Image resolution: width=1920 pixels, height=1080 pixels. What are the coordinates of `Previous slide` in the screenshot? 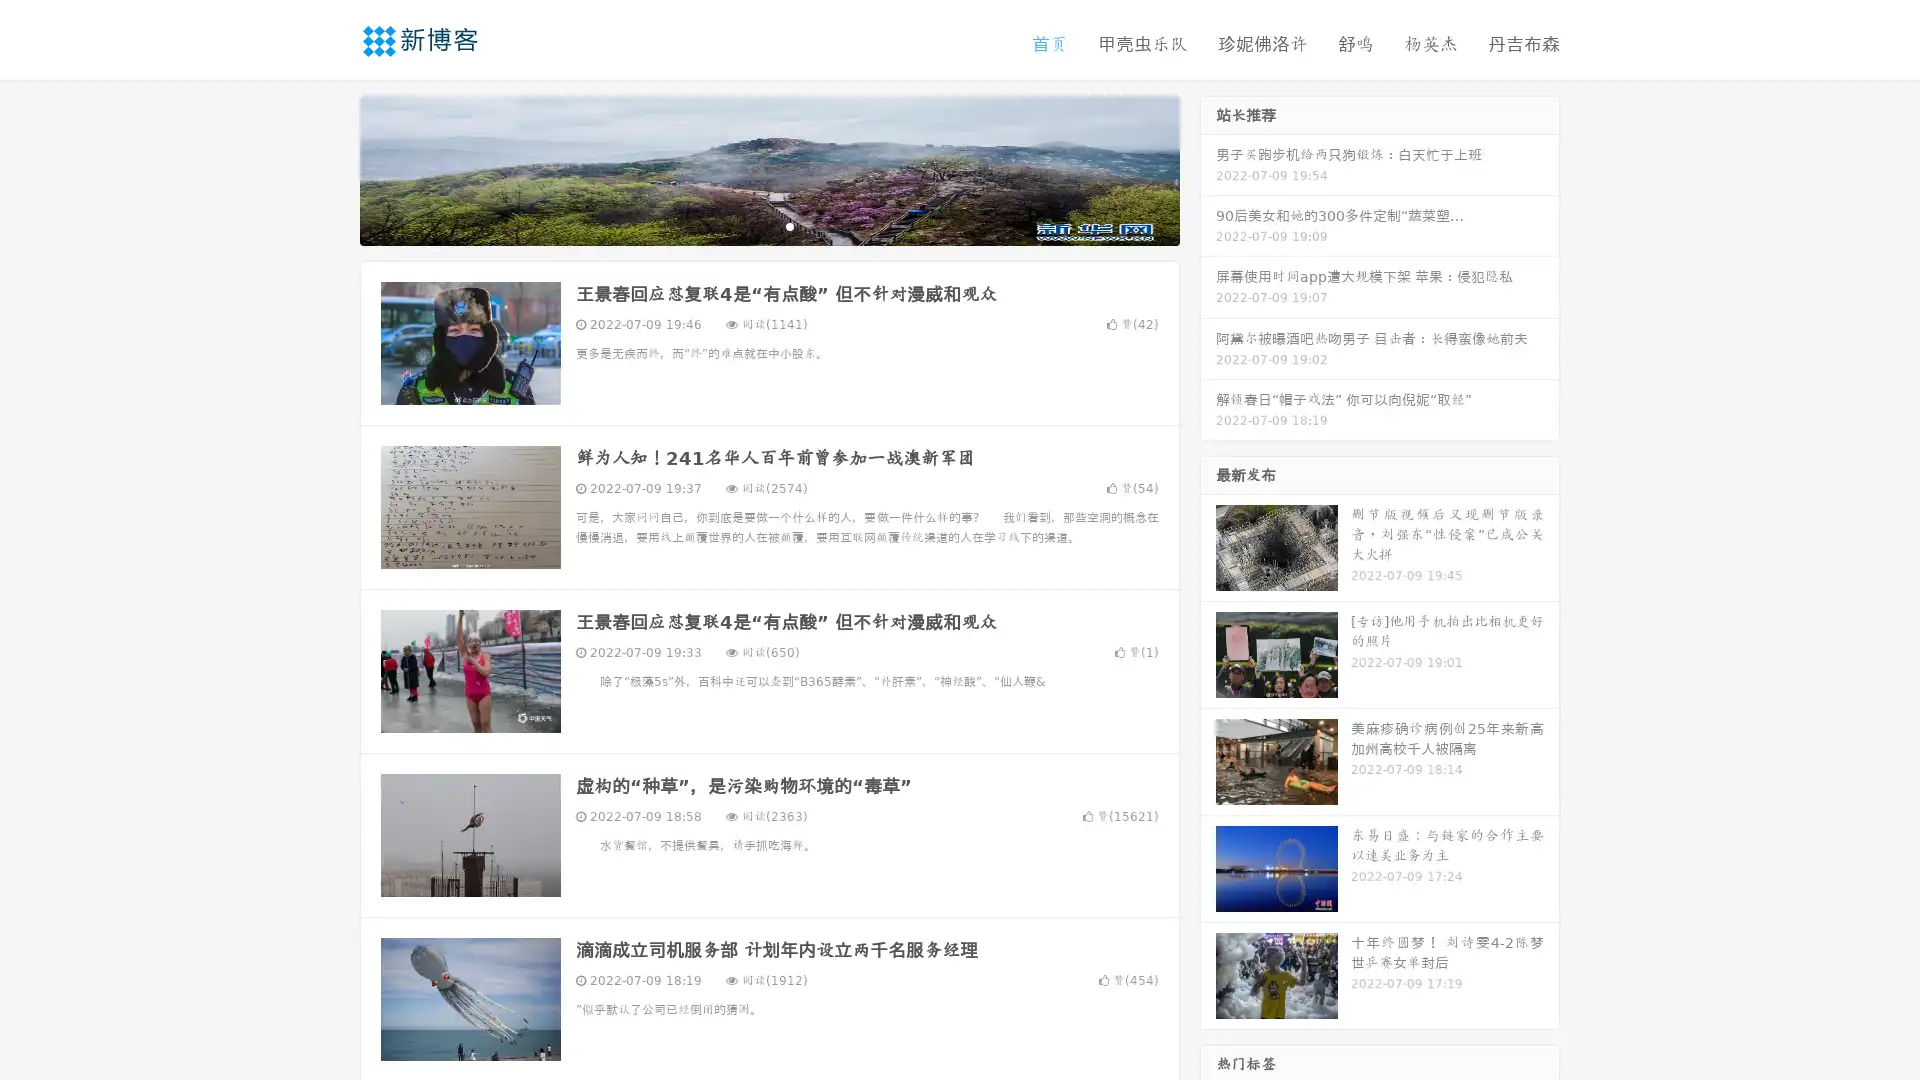 It's located at (330, 168).